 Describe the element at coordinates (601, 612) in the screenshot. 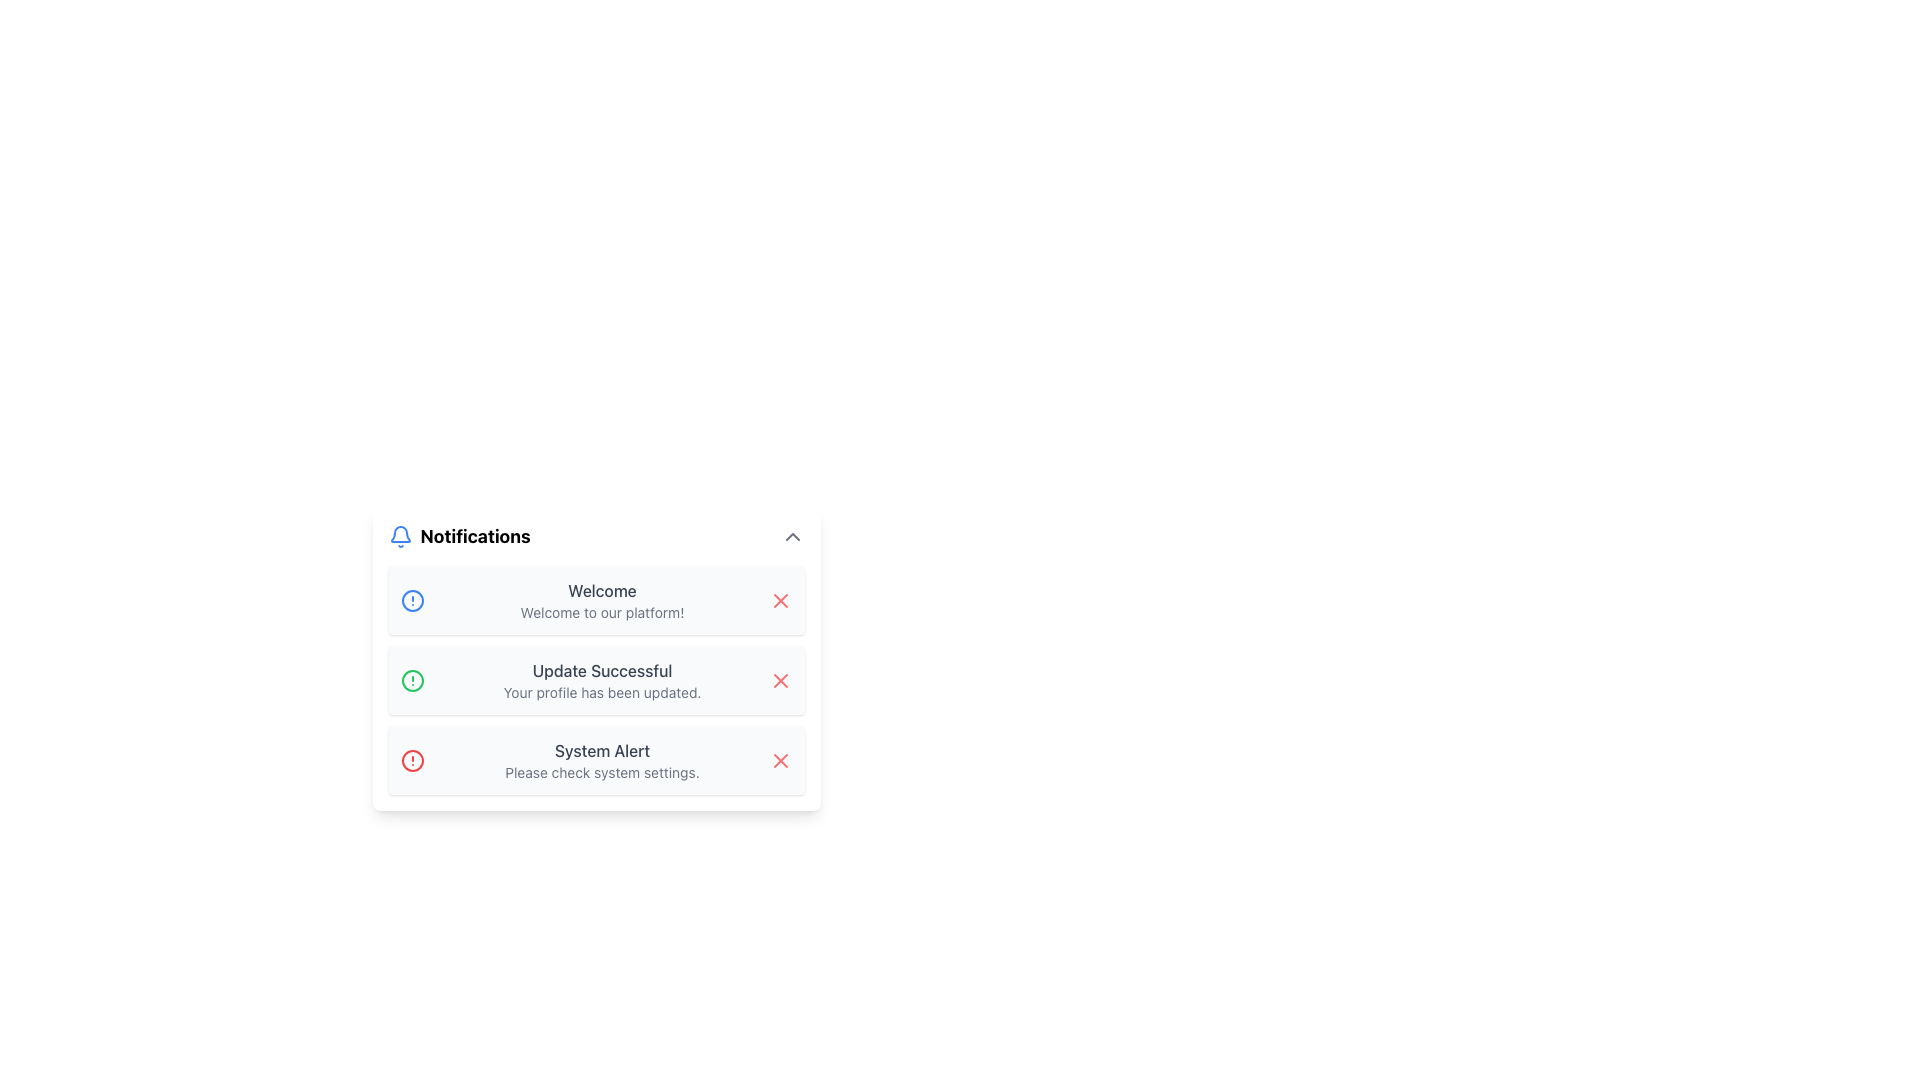

I see `text label that says 'Welcome to our platform!' located below the bold heading 'Welcome' in the first notification card` at that location.